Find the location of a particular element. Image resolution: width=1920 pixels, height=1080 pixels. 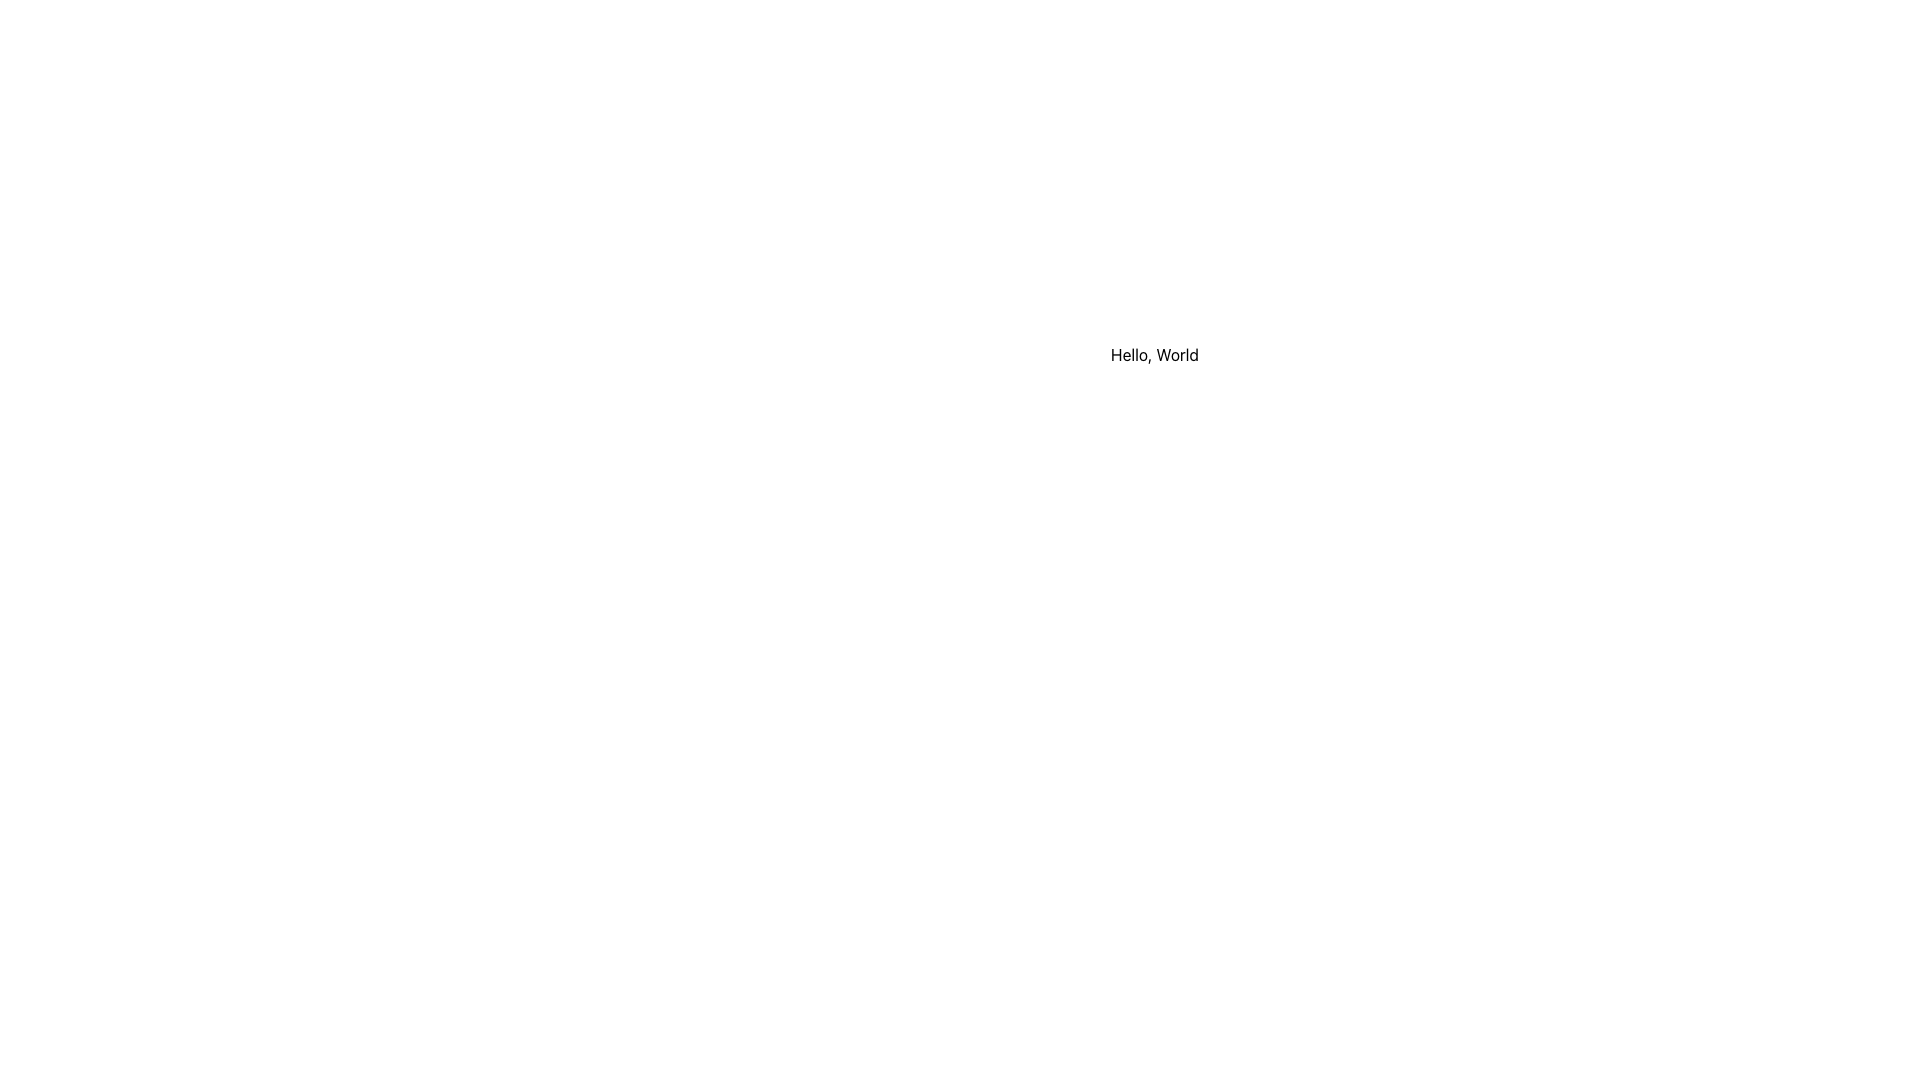

the Text Label element displaying 'Hello, World' to read the text is located at coordinates (1155, 353).